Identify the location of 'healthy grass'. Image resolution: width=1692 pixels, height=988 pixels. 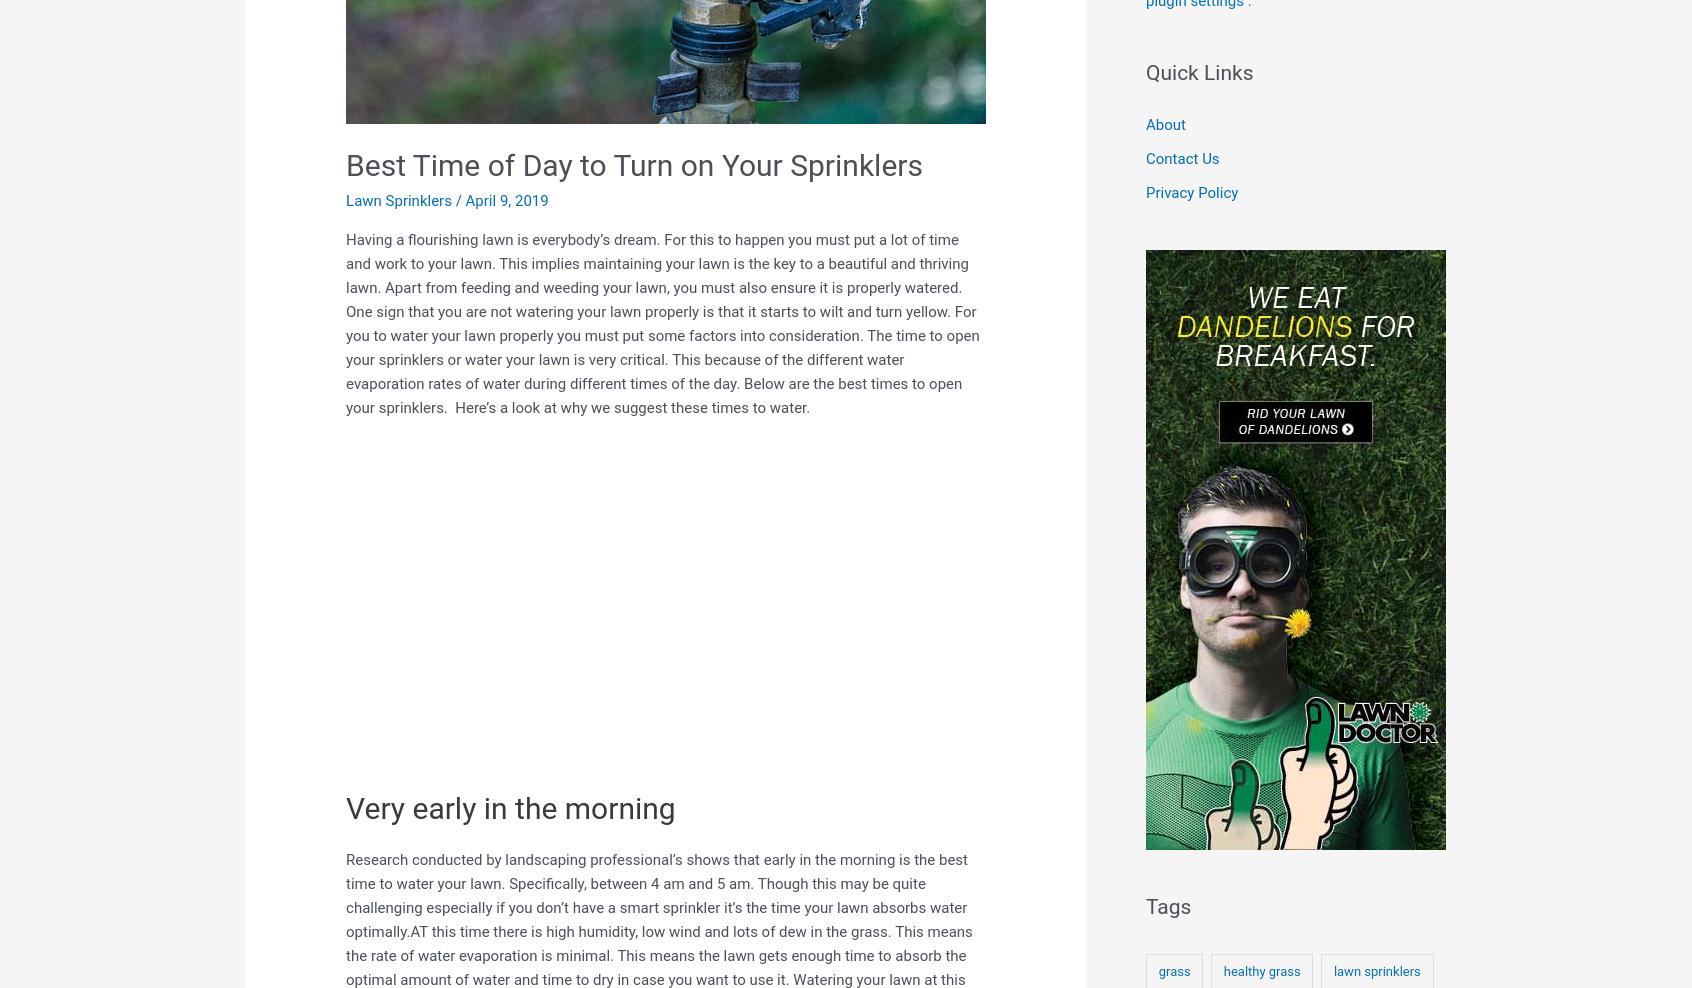
(1261, 970).